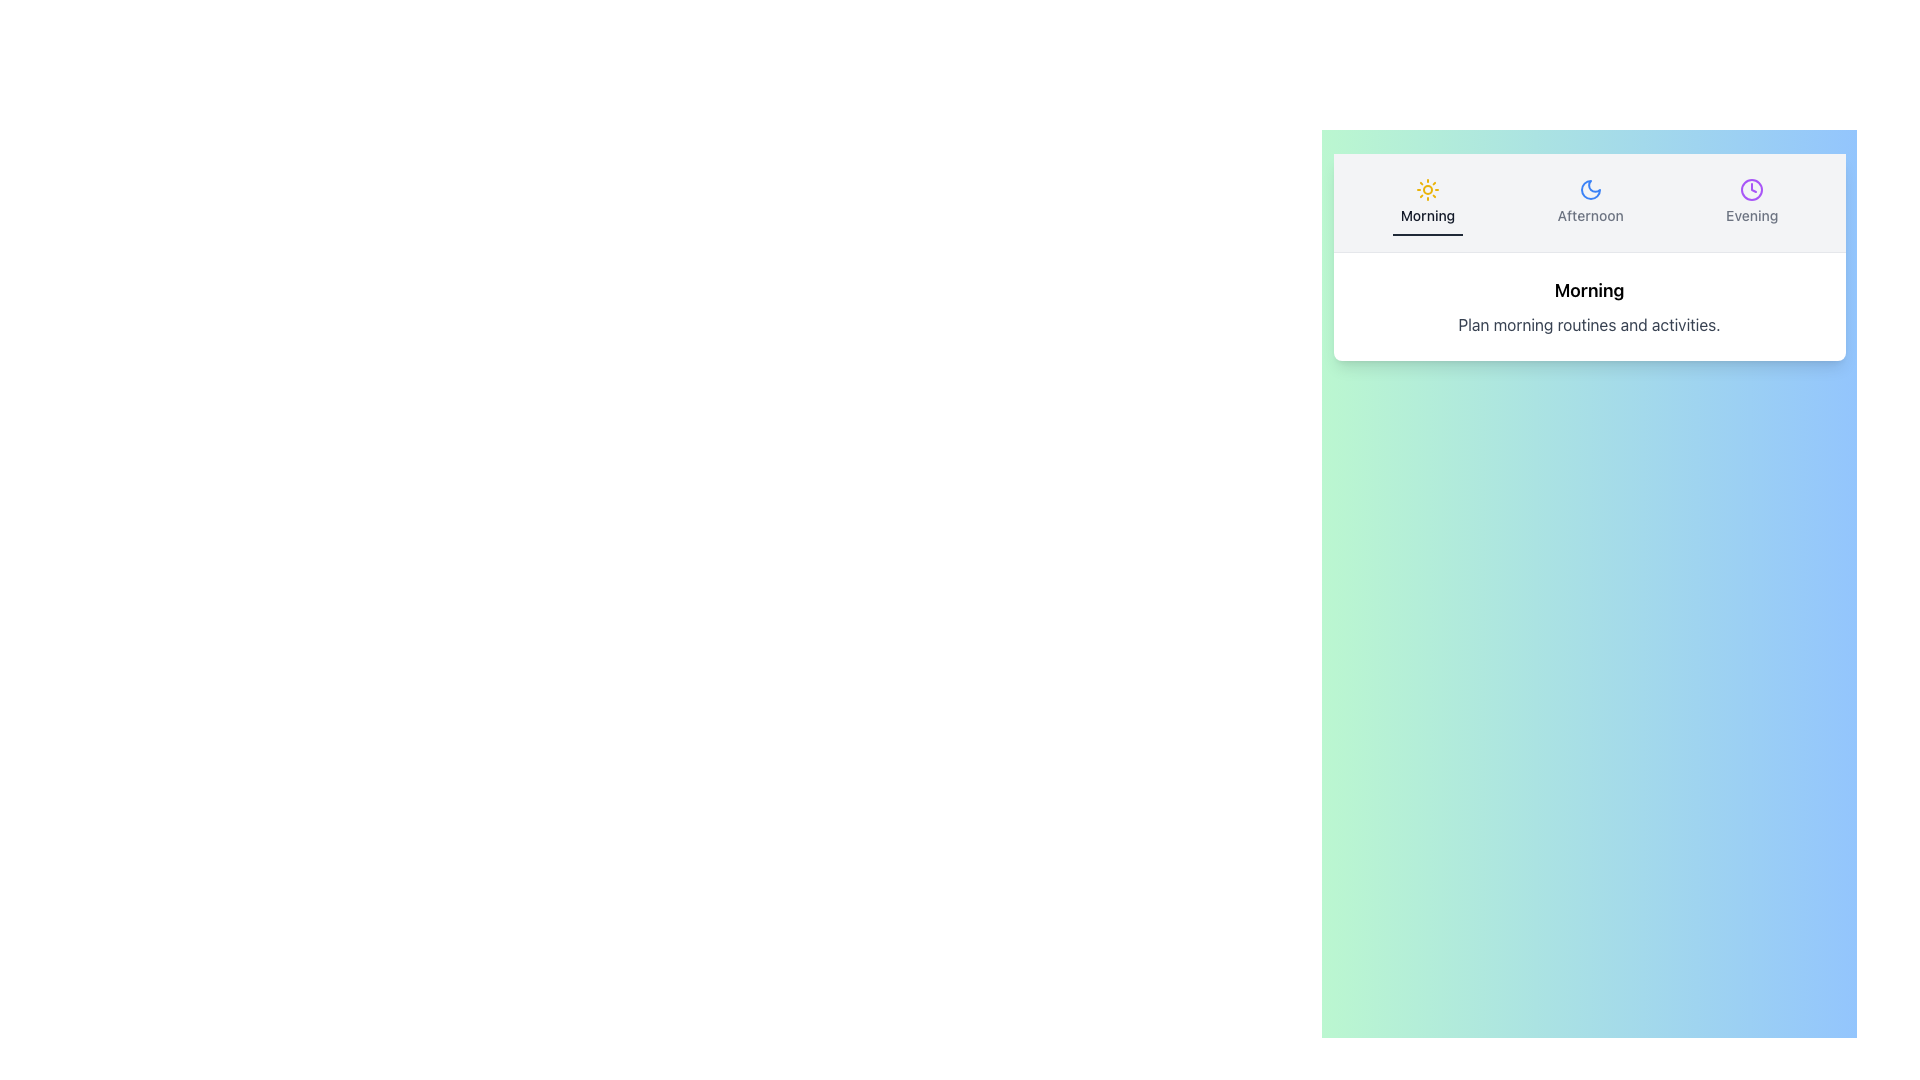  I want to click on the Text label providing guidance for the 'Morning' section located below the 'Morning' header, so click(1588, 323).